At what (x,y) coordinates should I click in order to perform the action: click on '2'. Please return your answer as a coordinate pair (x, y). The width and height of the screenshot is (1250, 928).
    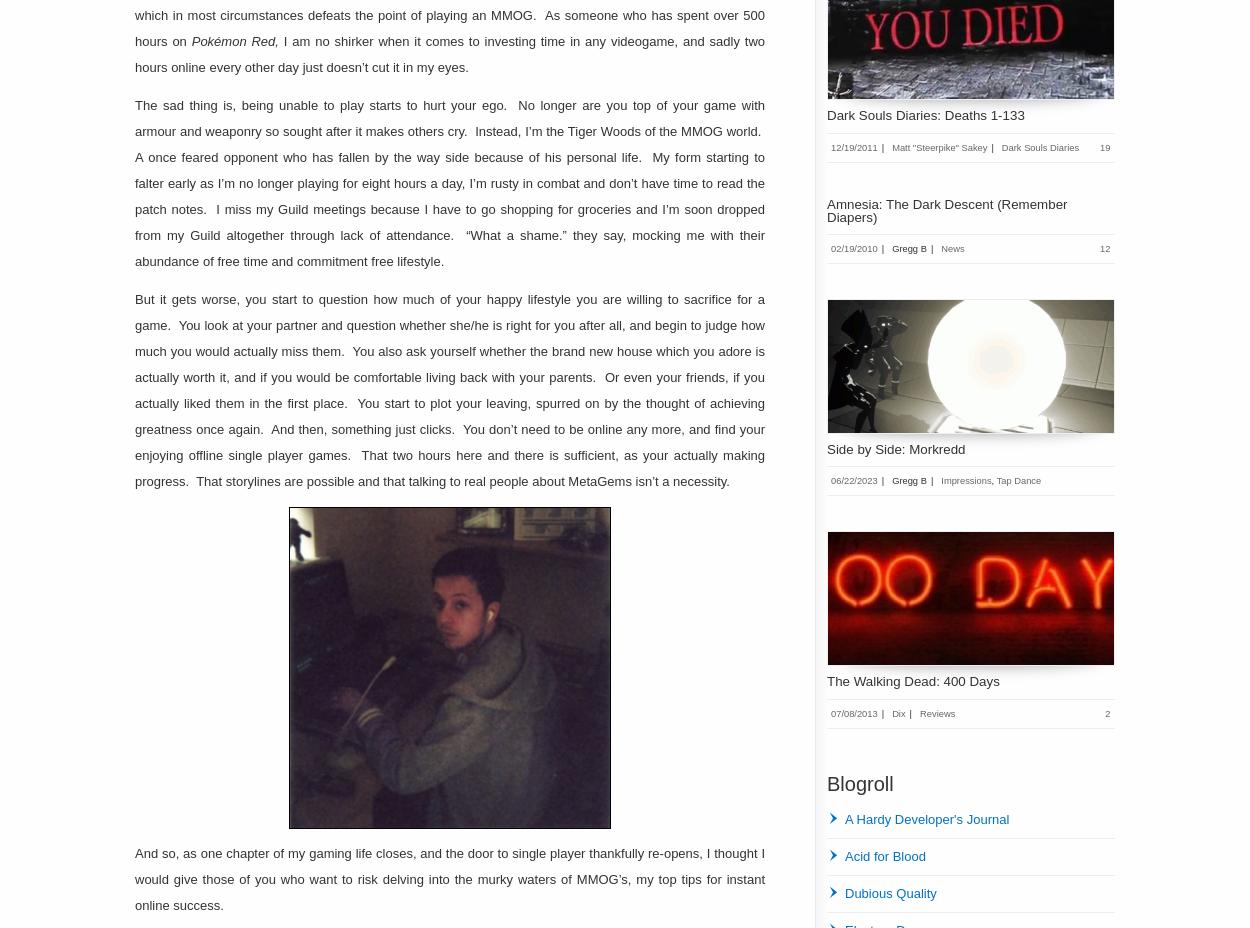
    Looking at the image, I should click on (1108, 711).